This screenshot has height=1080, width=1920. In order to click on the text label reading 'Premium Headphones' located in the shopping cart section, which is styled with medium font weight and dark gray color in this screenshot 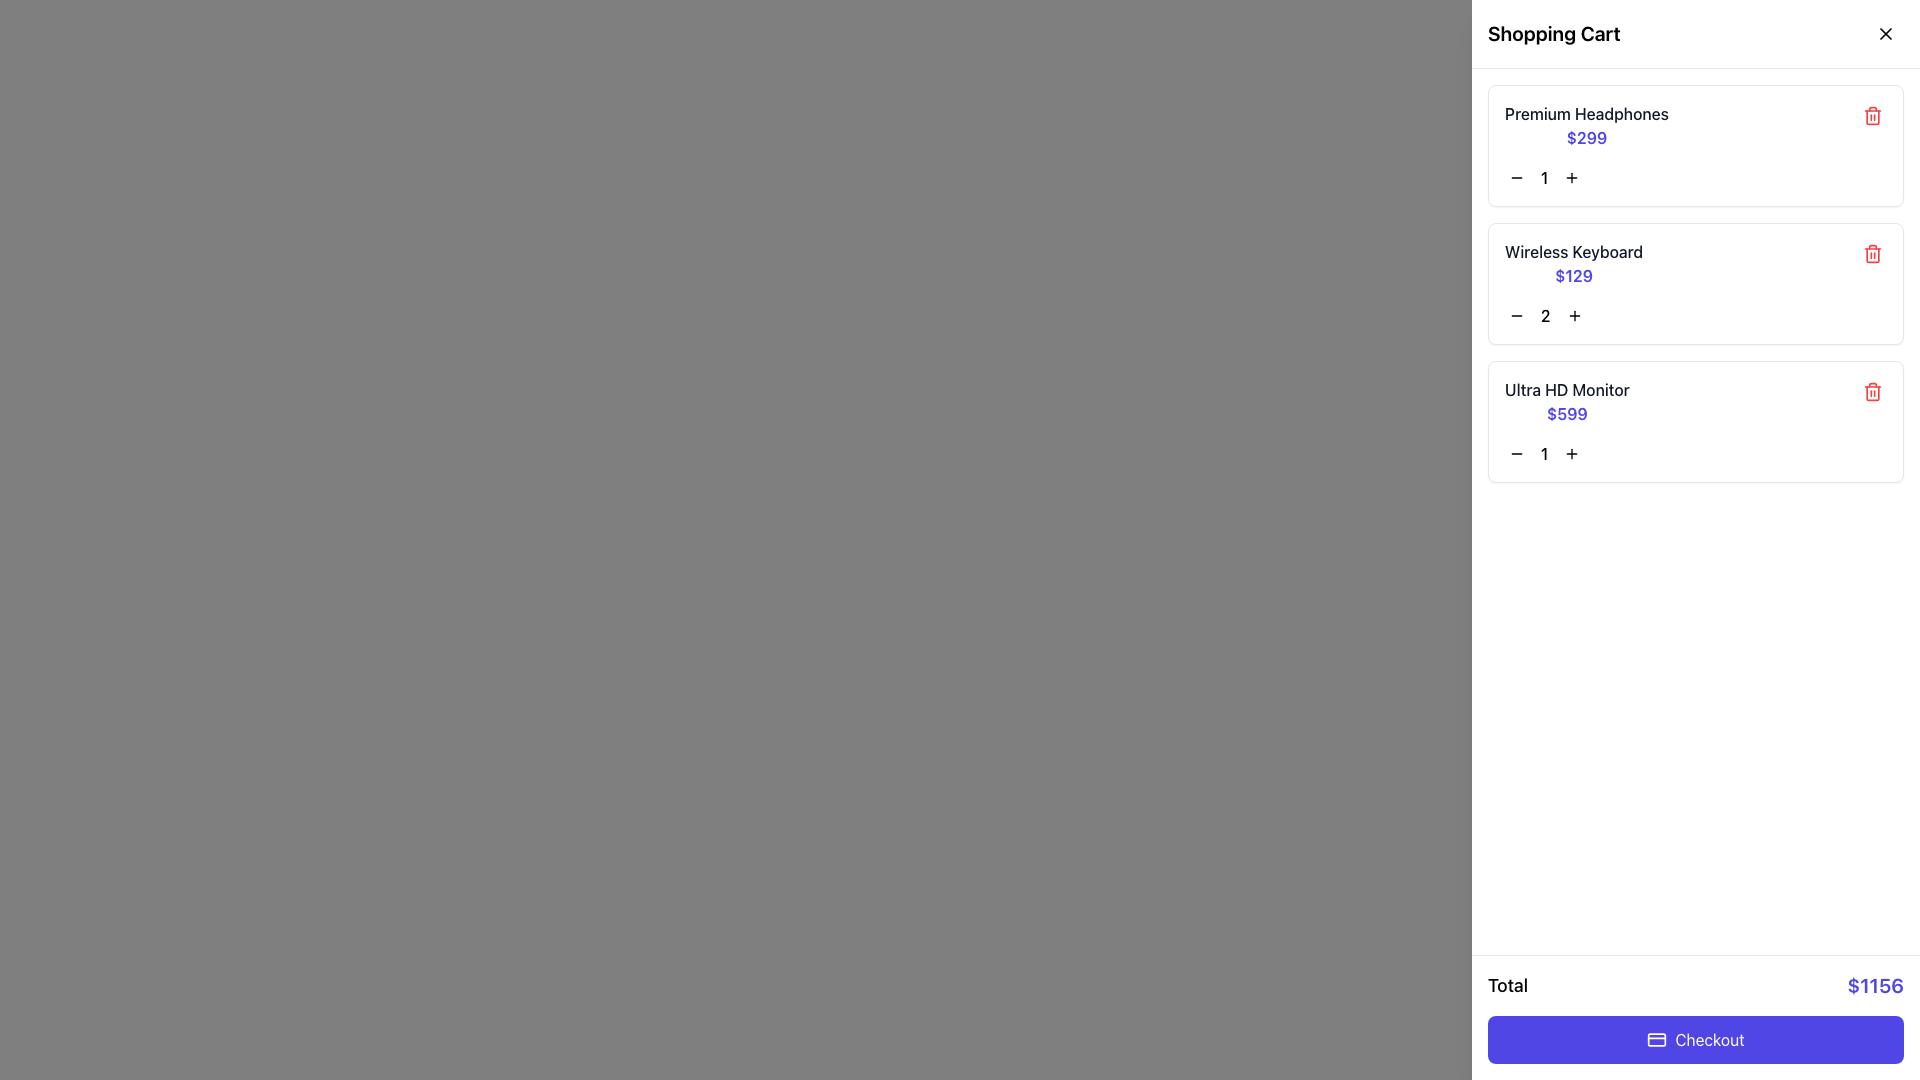, I will do `click(1586, 114)`.